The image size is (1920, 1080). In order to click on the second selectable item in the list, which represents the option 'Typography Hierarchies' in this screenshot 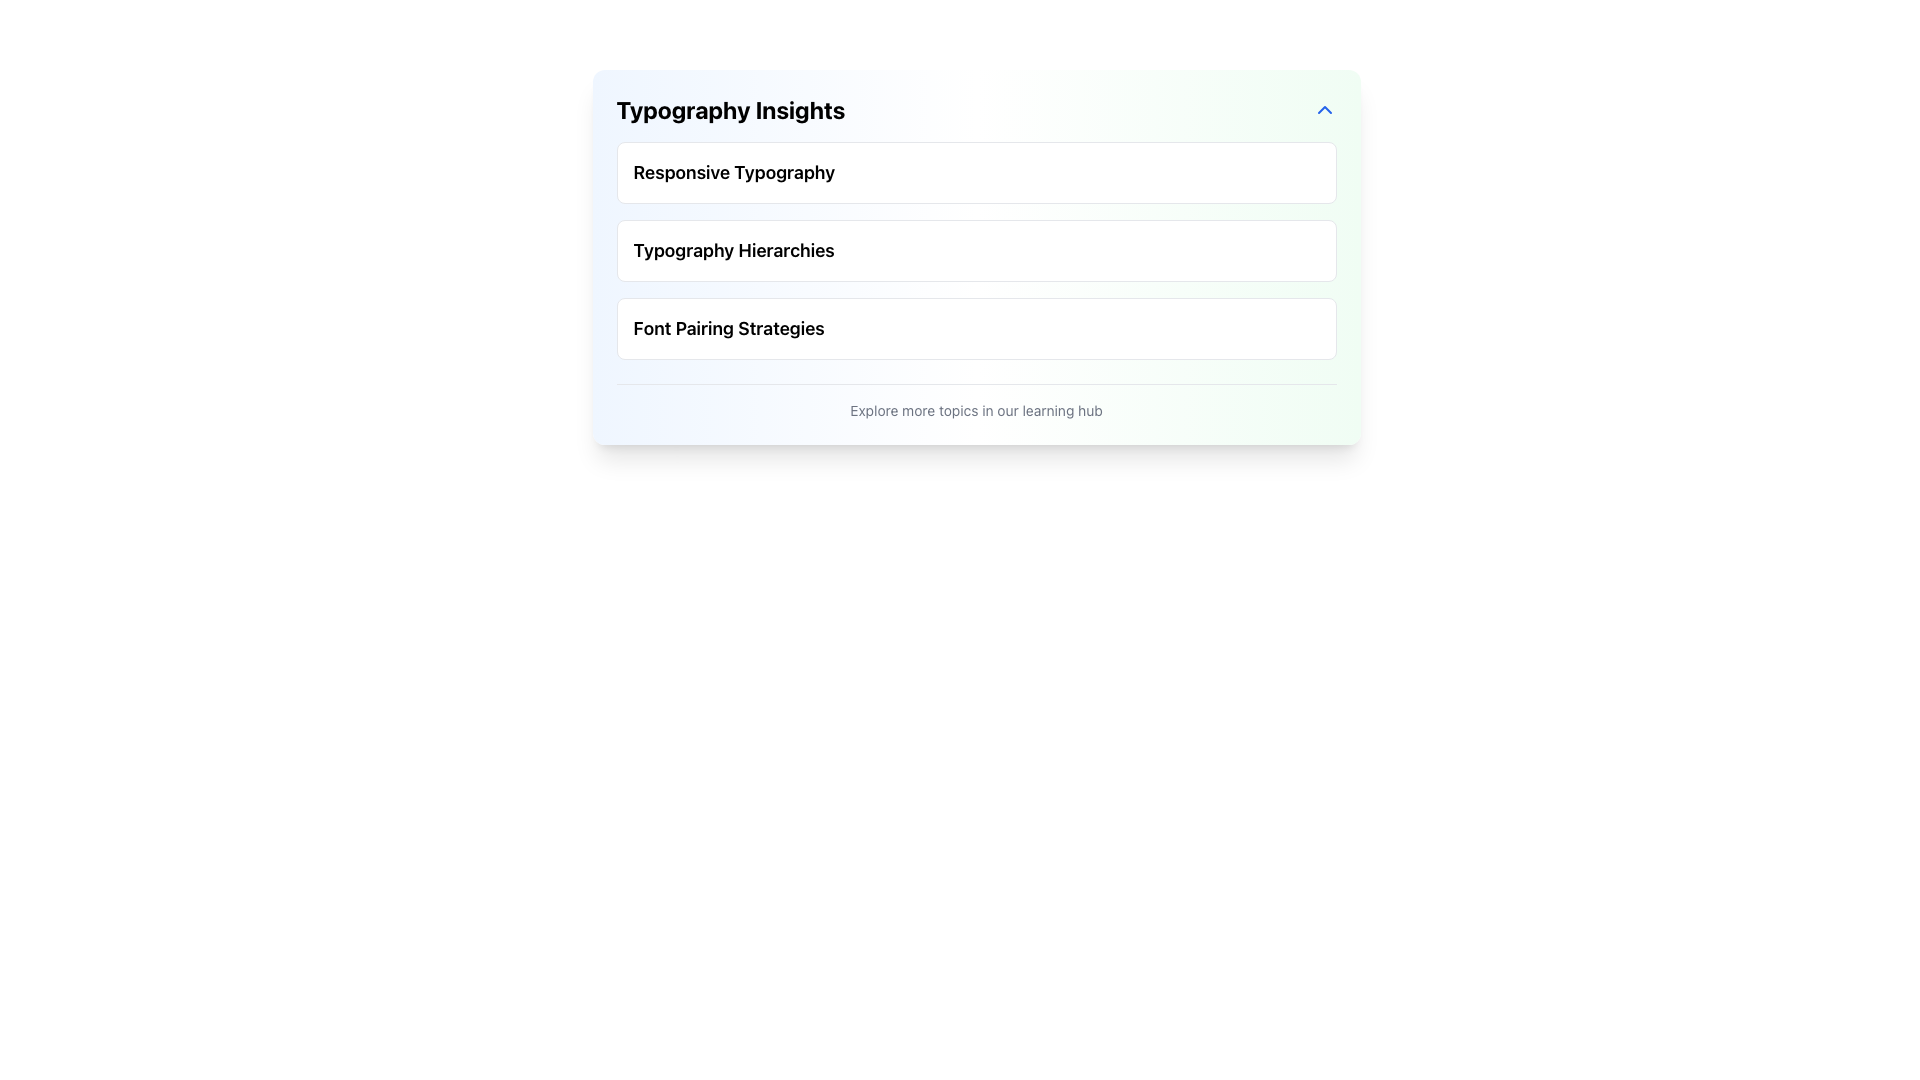, I will do `click(976, 249)`.